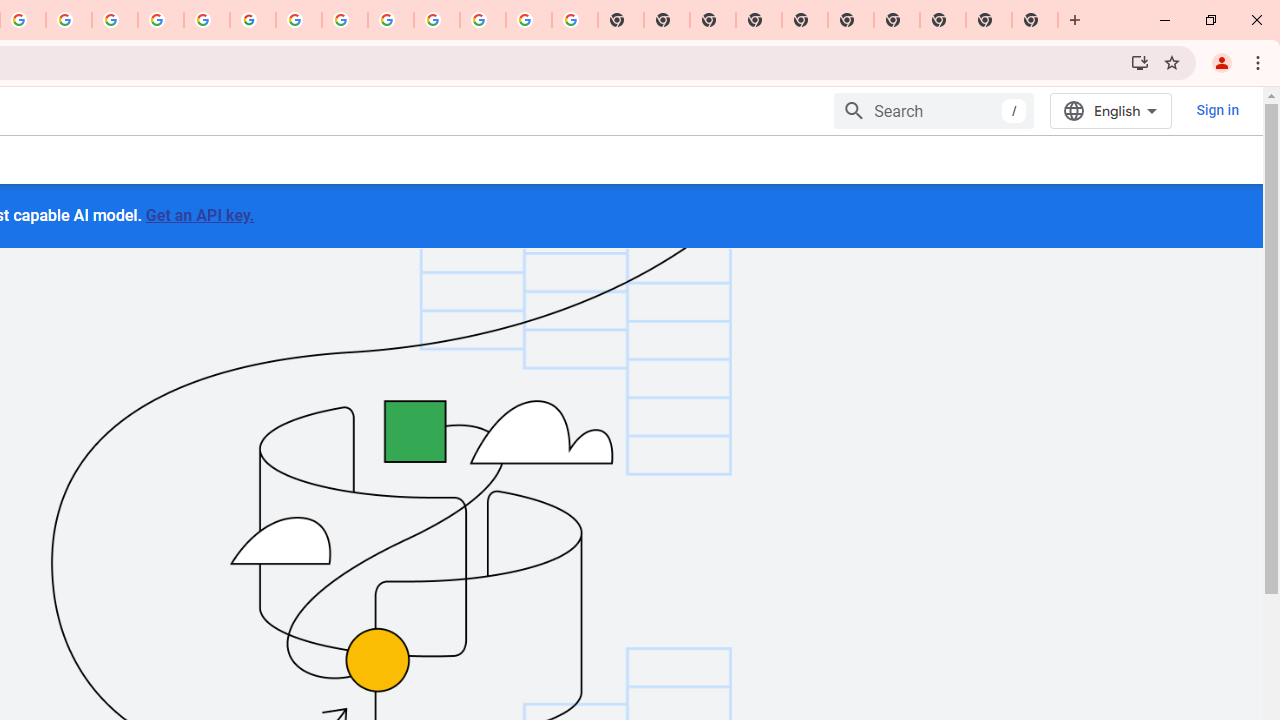  What do you see at coordinates (161, 20) in the screenshot?
I see `'Privacy Help Center - Policies Help'` at bounding box center [161, 20].